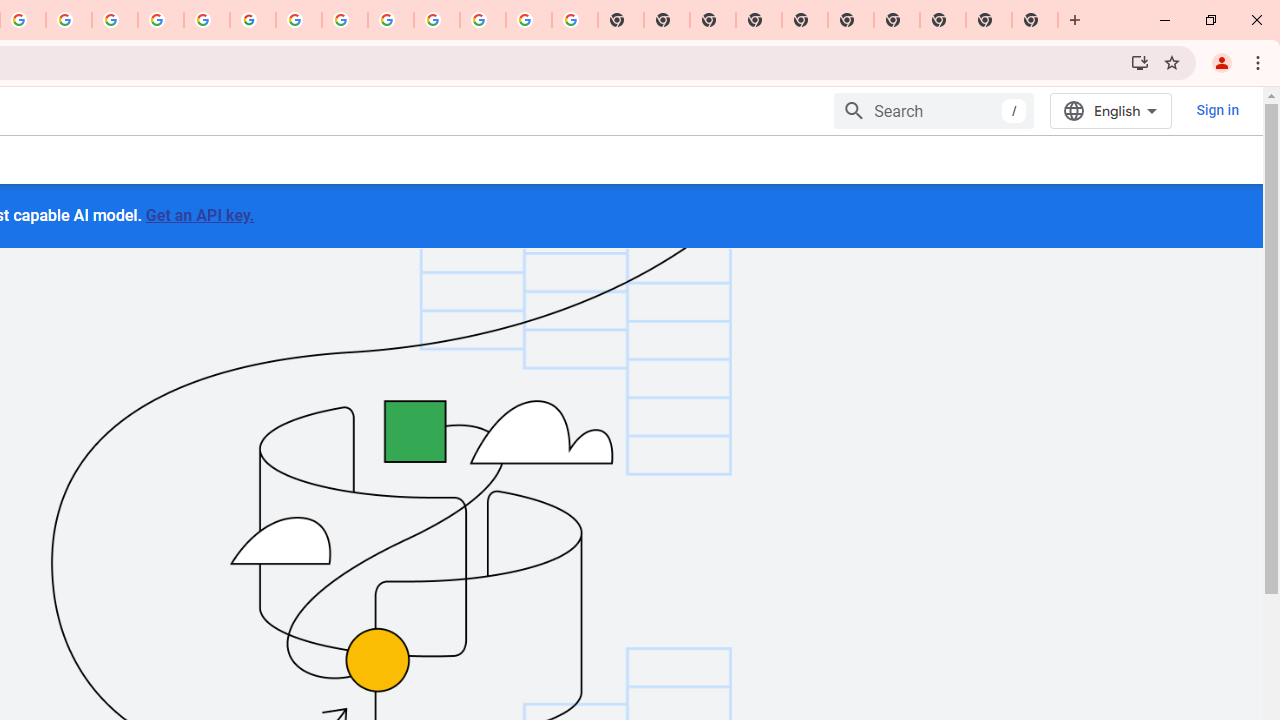  What do you see at coordinates (161, 20) in the screenshot?
I see `'Privacy Help Center - Policies Help'` at bounding box center [161, 20].